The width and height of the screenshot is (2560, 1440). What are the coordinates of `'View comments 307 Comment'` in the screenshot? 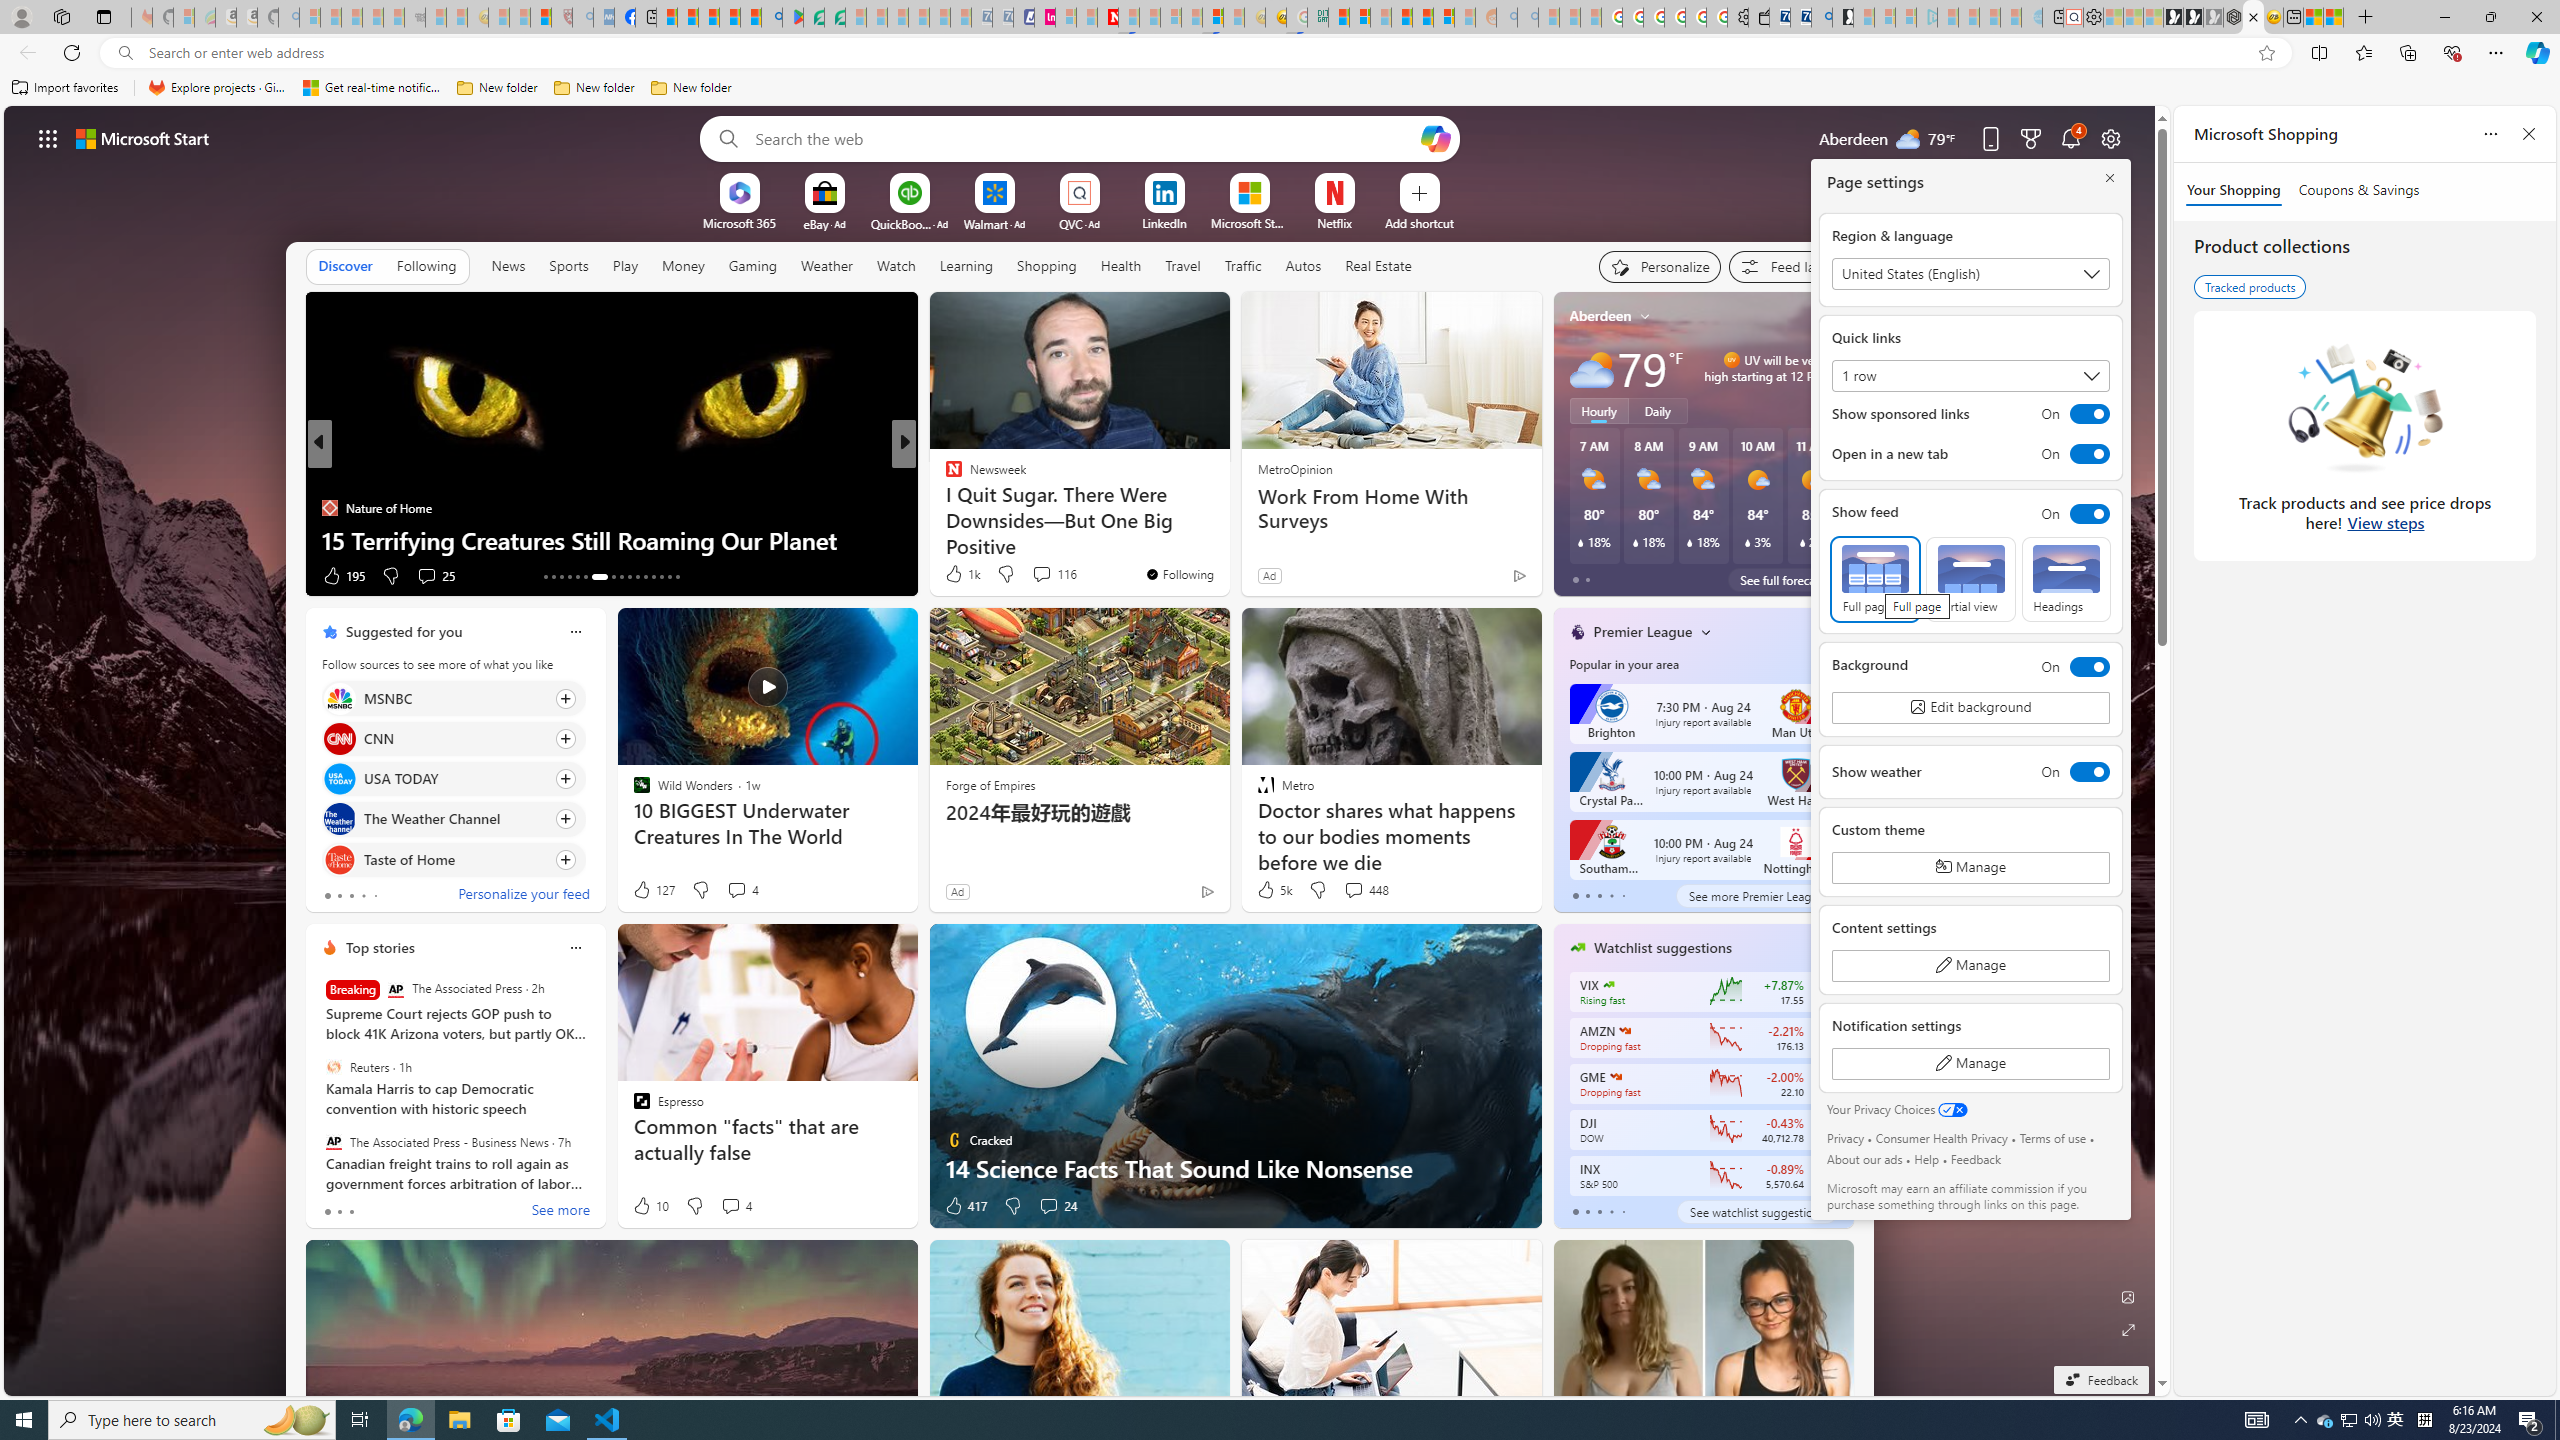 It's located at (1047, 575).